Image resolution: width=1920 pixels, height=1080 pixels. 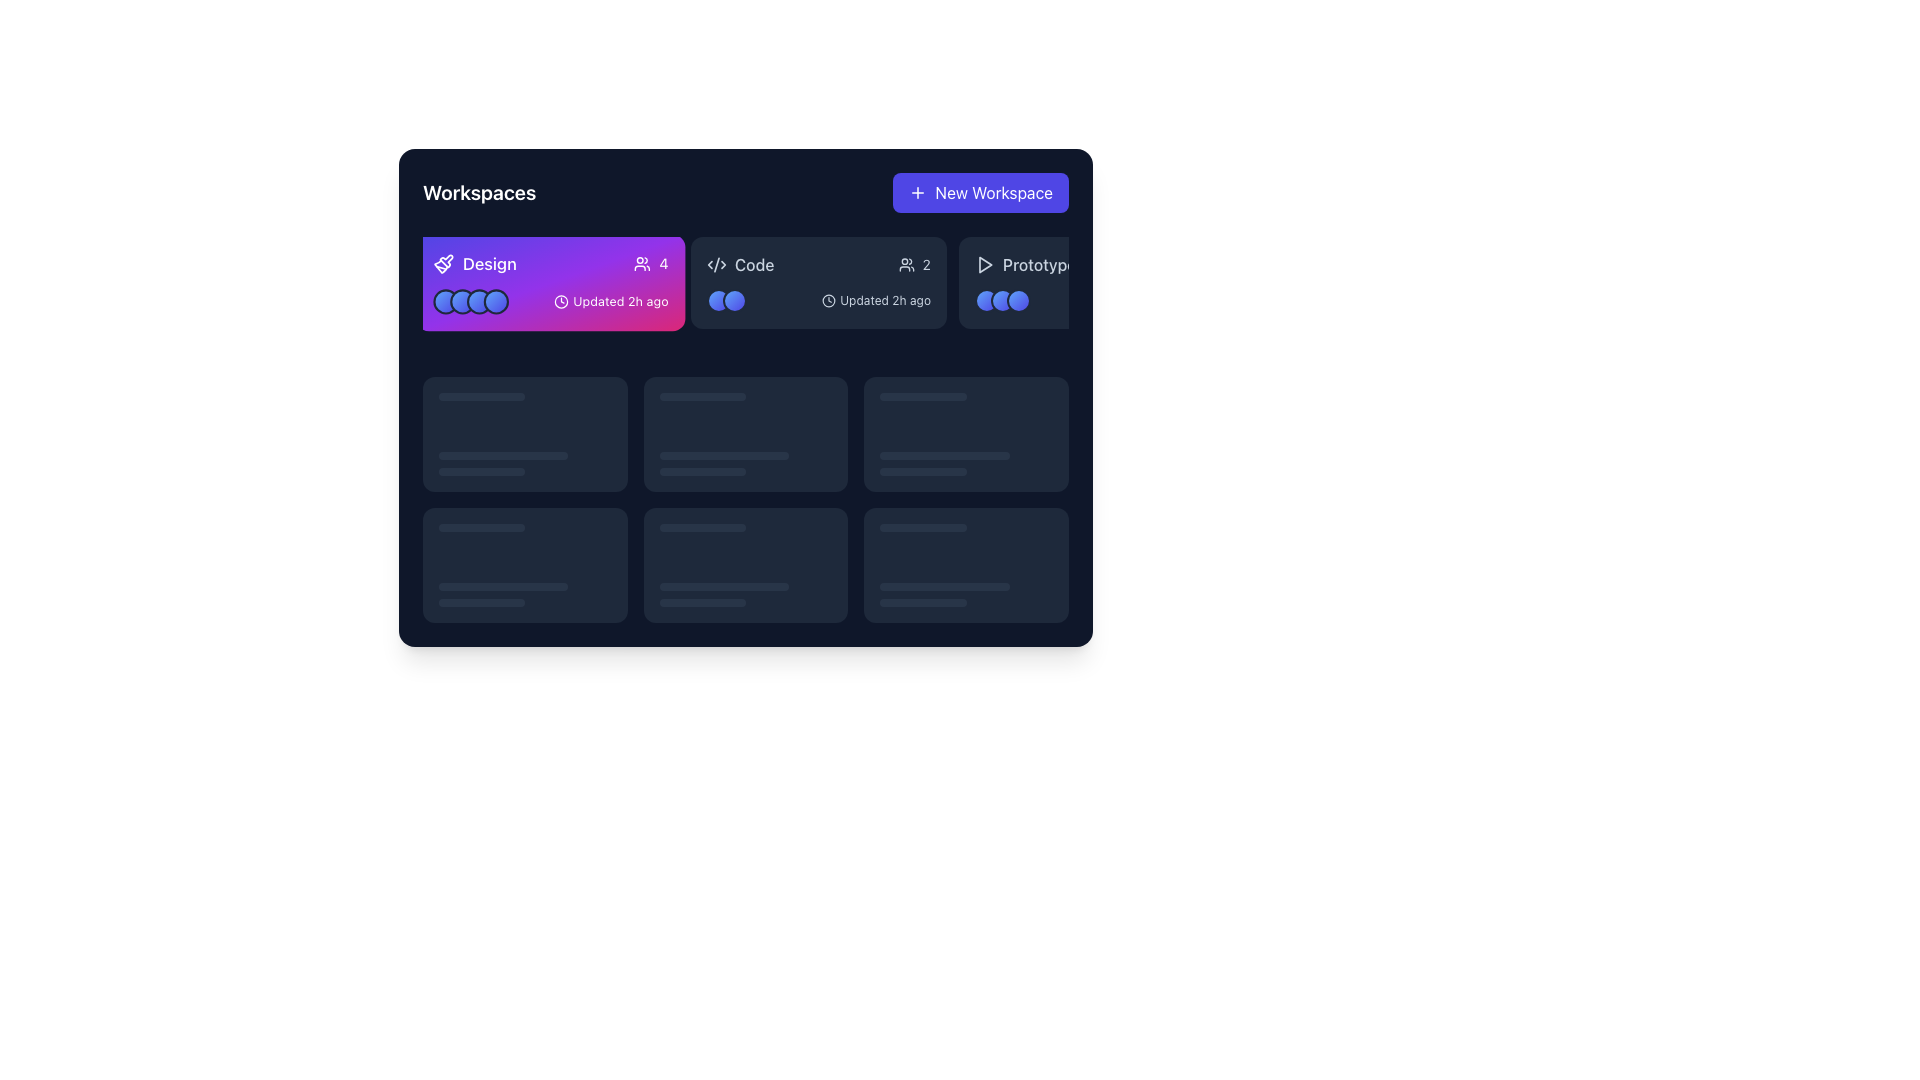 I want to click on the first decorative circular graphical element with a gradient color scheme transitioning from blue to indigo, located in the top-right area of the 'Prototype' workspace section, so click(x=987, y=300).